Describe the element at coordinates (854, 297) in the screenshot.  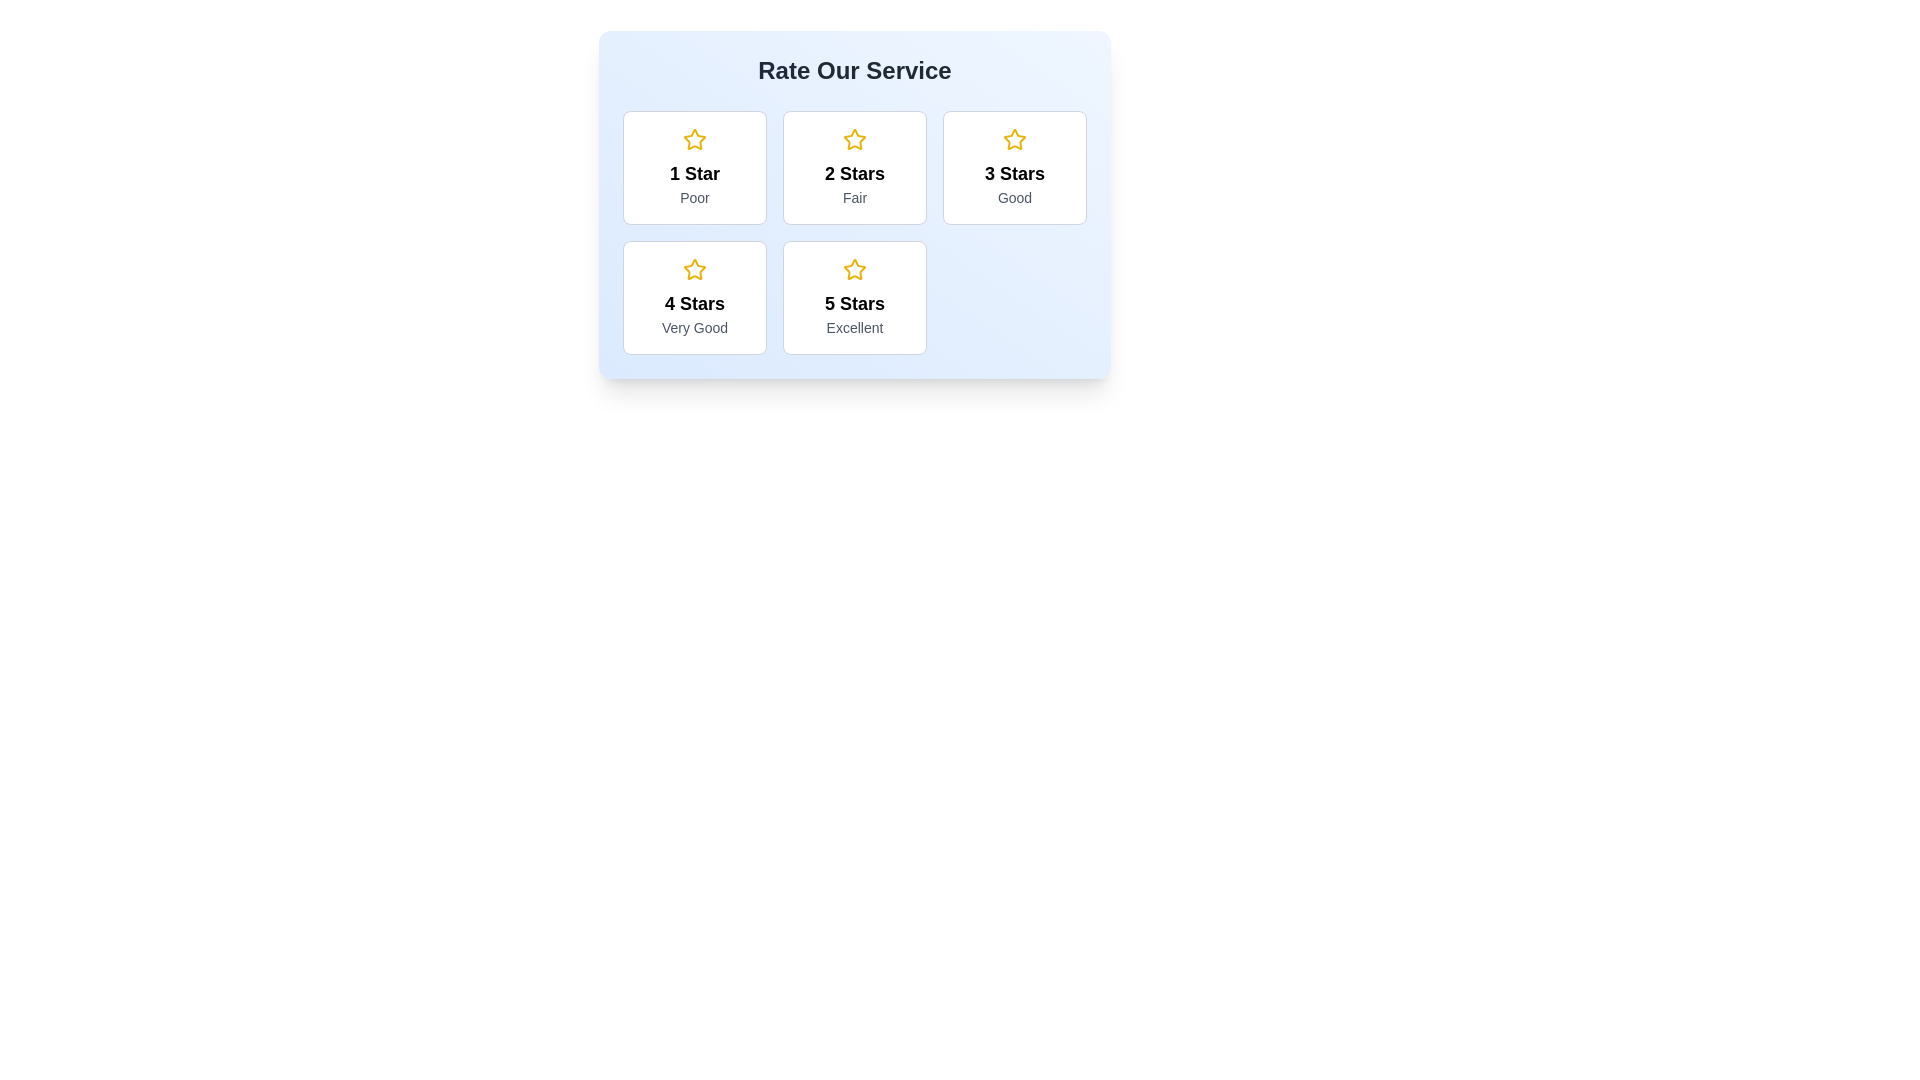
I see `the '5 Stars' rating button located in the bottom-right corner of the 'Rate Our Service' grid` at that location.